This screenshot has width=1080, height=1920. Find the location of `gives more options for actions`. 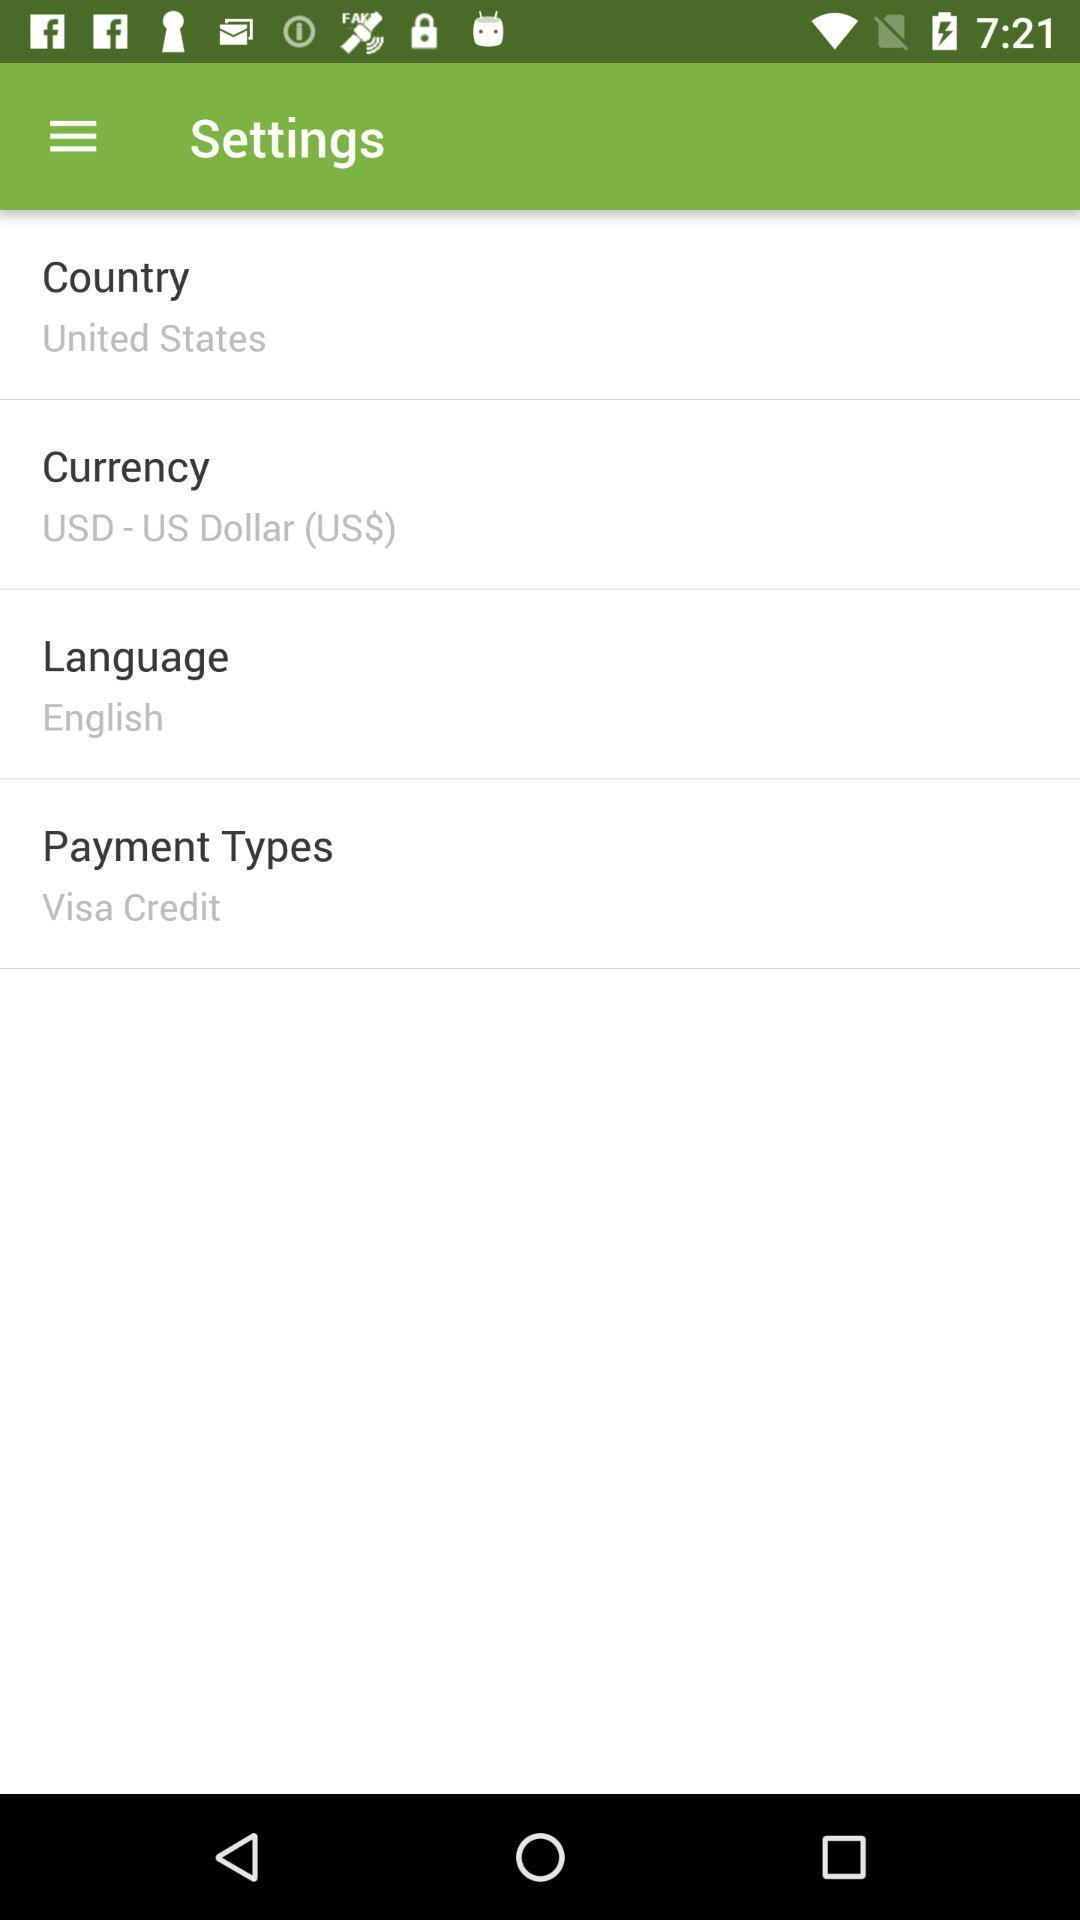

gives more options for actions is located at coordinates (72, 135).